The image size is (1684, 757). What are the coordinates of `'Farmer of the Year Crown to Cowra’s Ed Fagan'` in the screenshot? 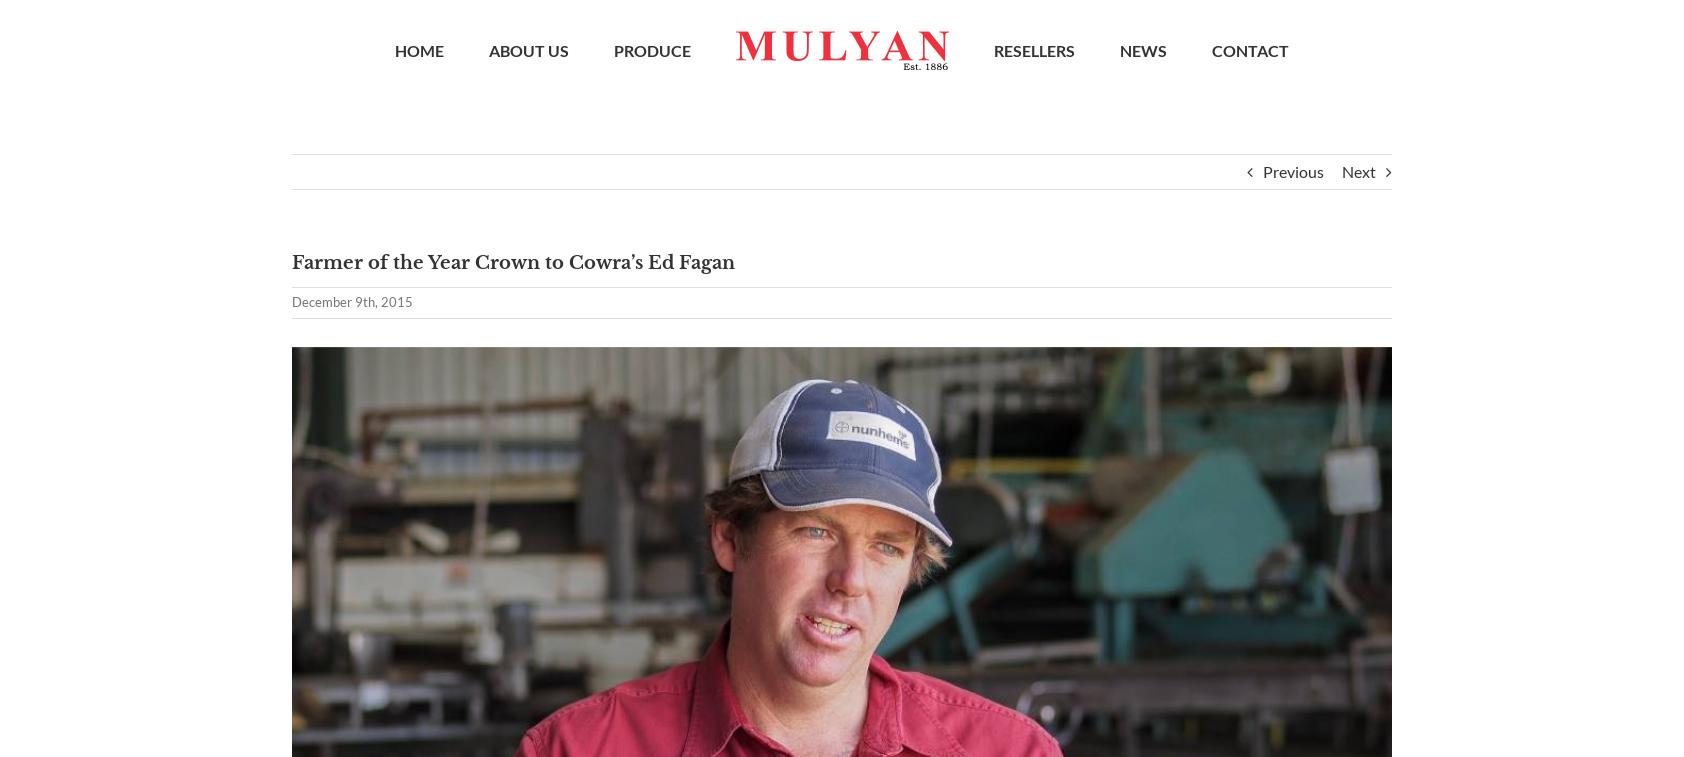 It's located at (292, 270).